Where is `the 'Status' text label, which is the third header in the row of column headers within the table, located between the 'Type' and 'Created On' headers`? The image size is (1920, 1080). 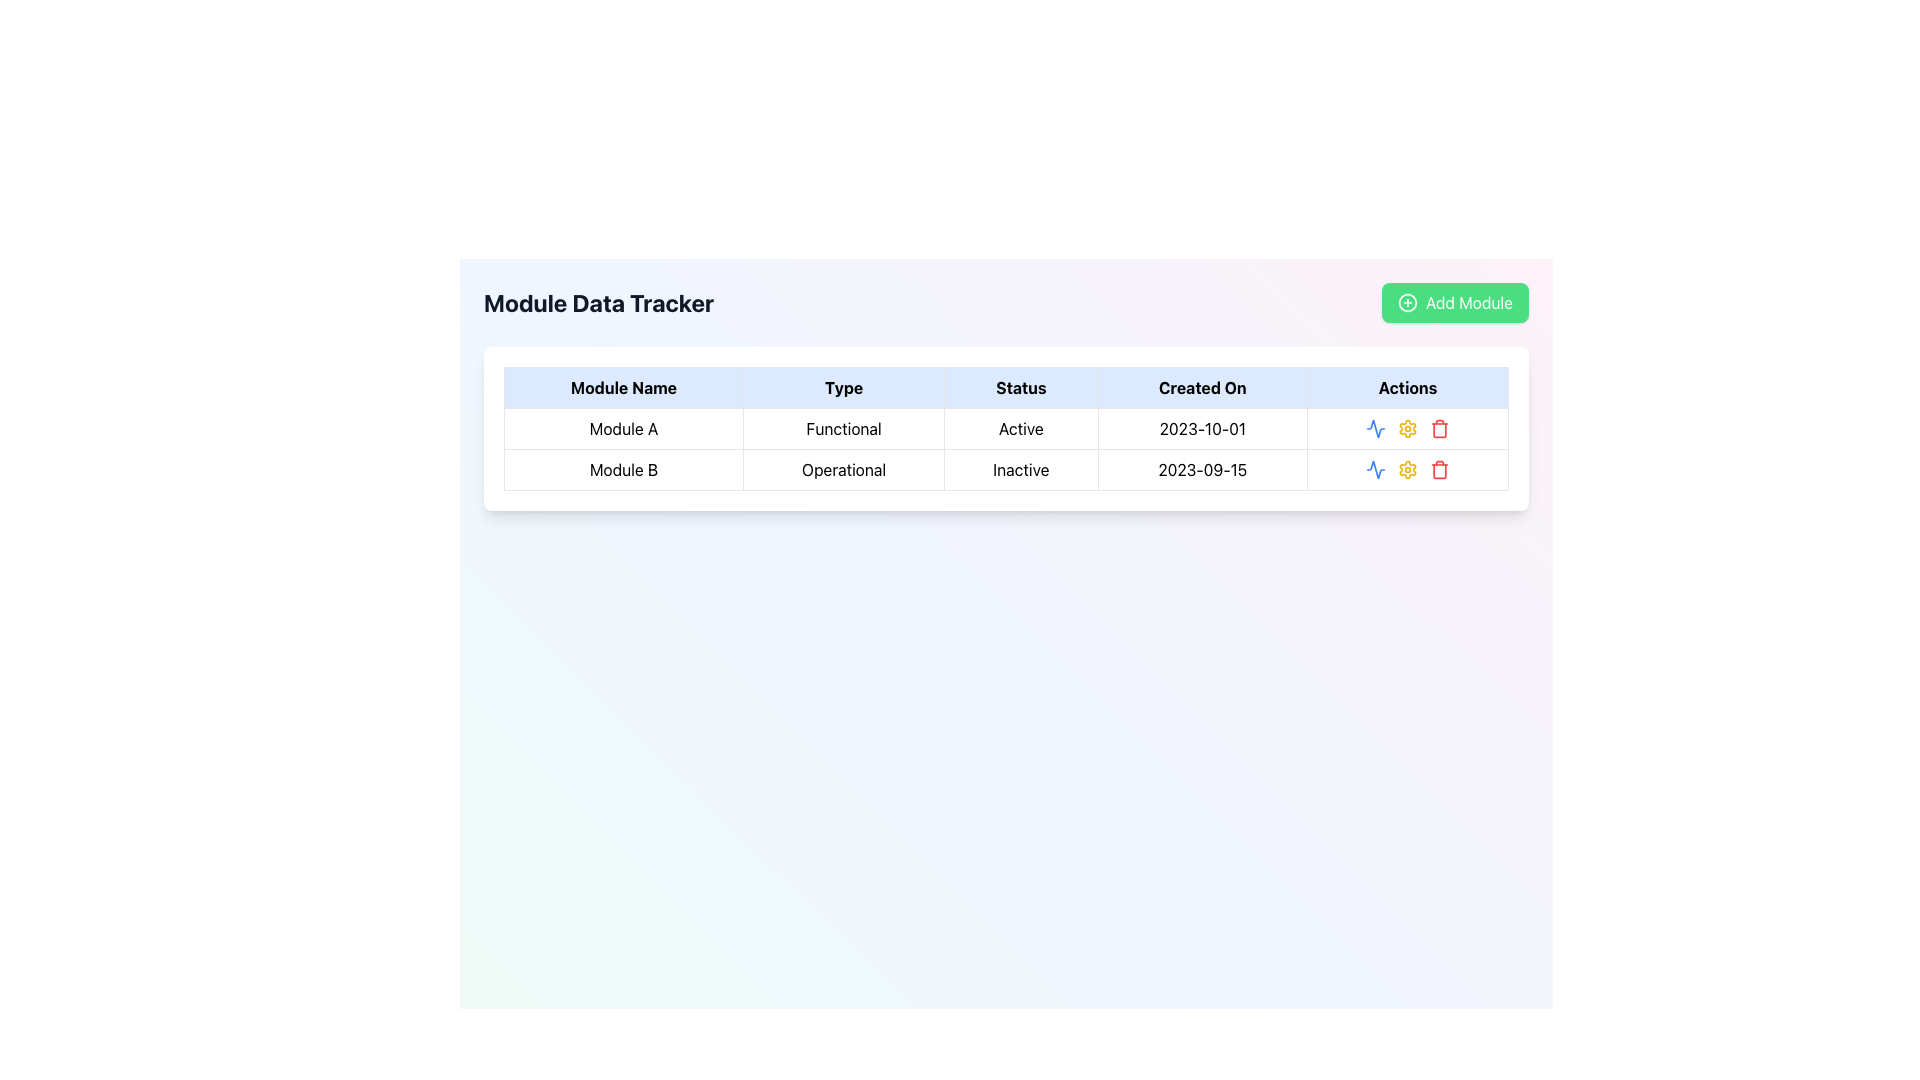
the 'Status' text label, which is the third header in the row of column headers within the table, located between the 'Type' and 'Created On' headers is located at coordinates (1021, 388).